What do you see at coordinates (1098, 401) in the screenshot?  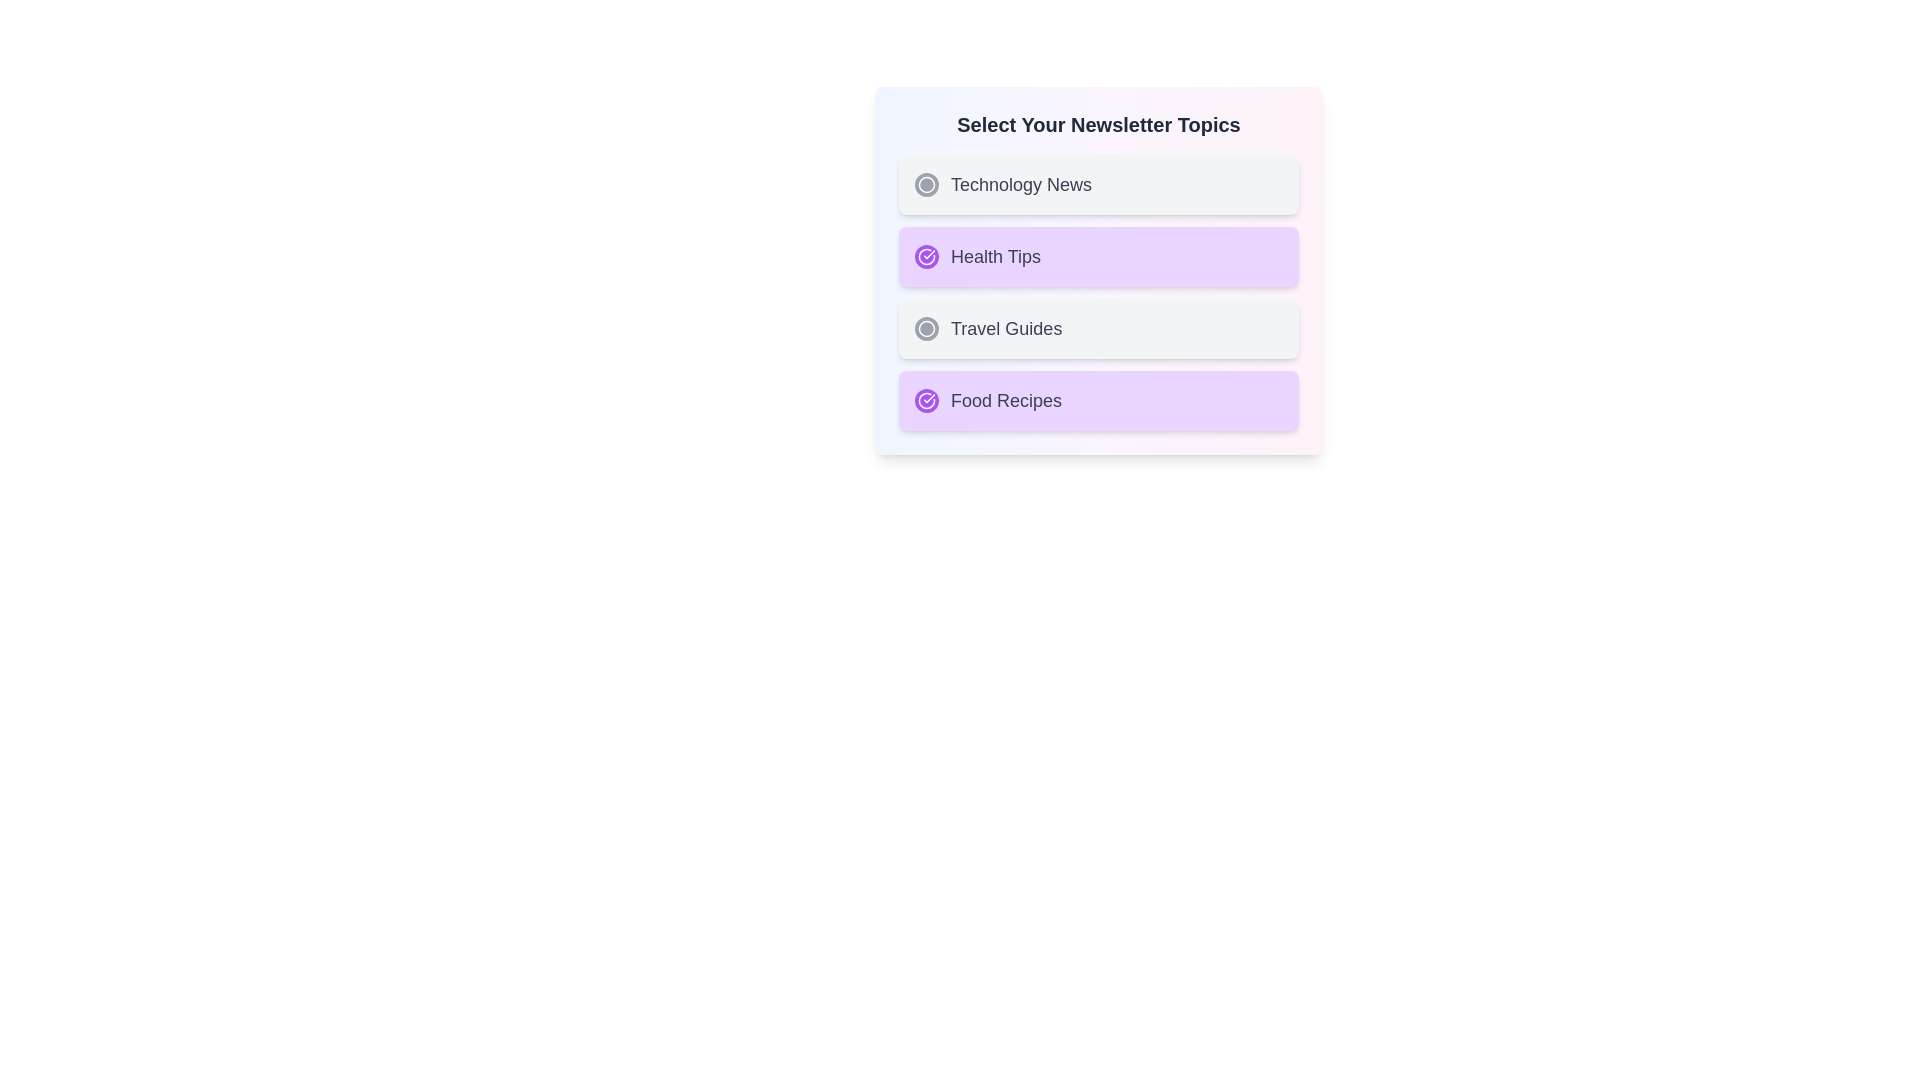 I see `the topic Food Recipes` at bounding box center [1098, 401].